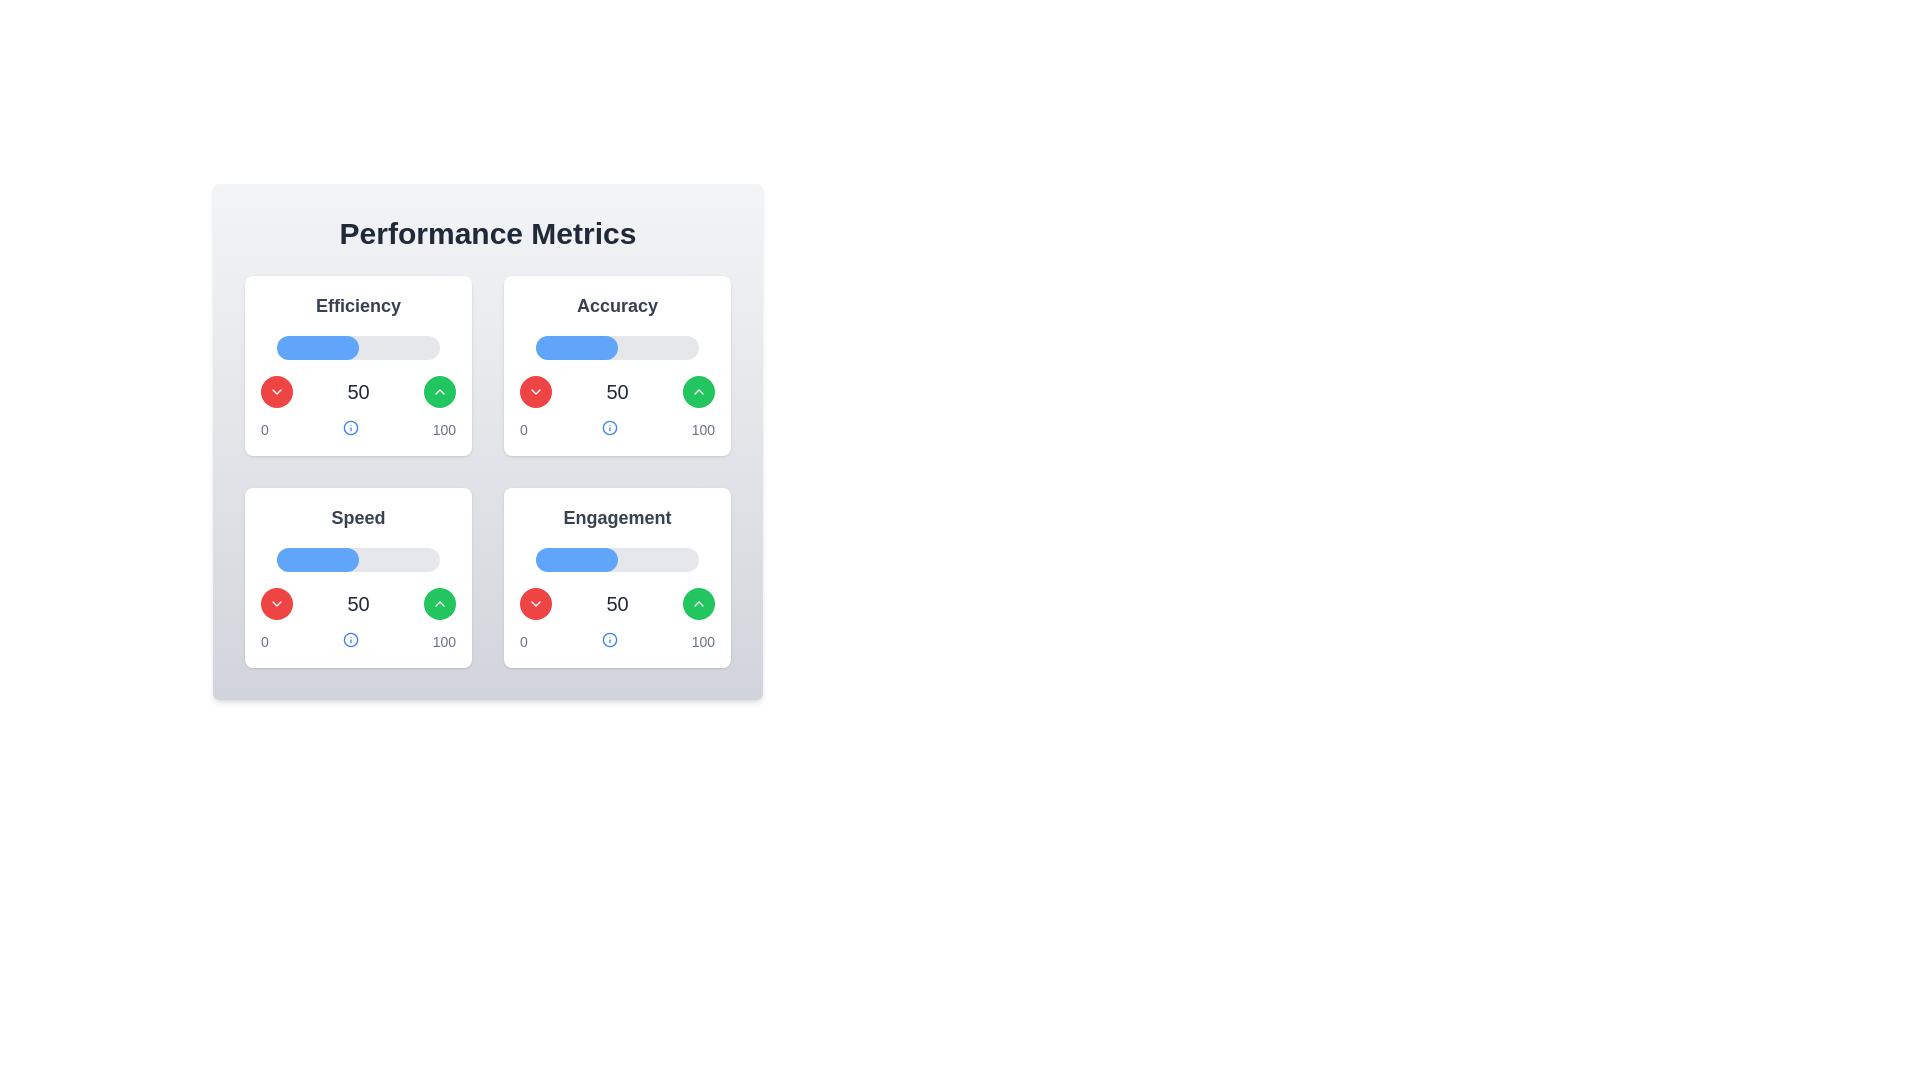 The height and width of the screenshot is (1080, 1920). What do you see at coordinates (358, 305) in the screenshot?
I see `the text label that reads 'Efficiency', which is positioned at the top center of a white, rounded rectangular card representing a performance metric` at bounding box center [358, 305].